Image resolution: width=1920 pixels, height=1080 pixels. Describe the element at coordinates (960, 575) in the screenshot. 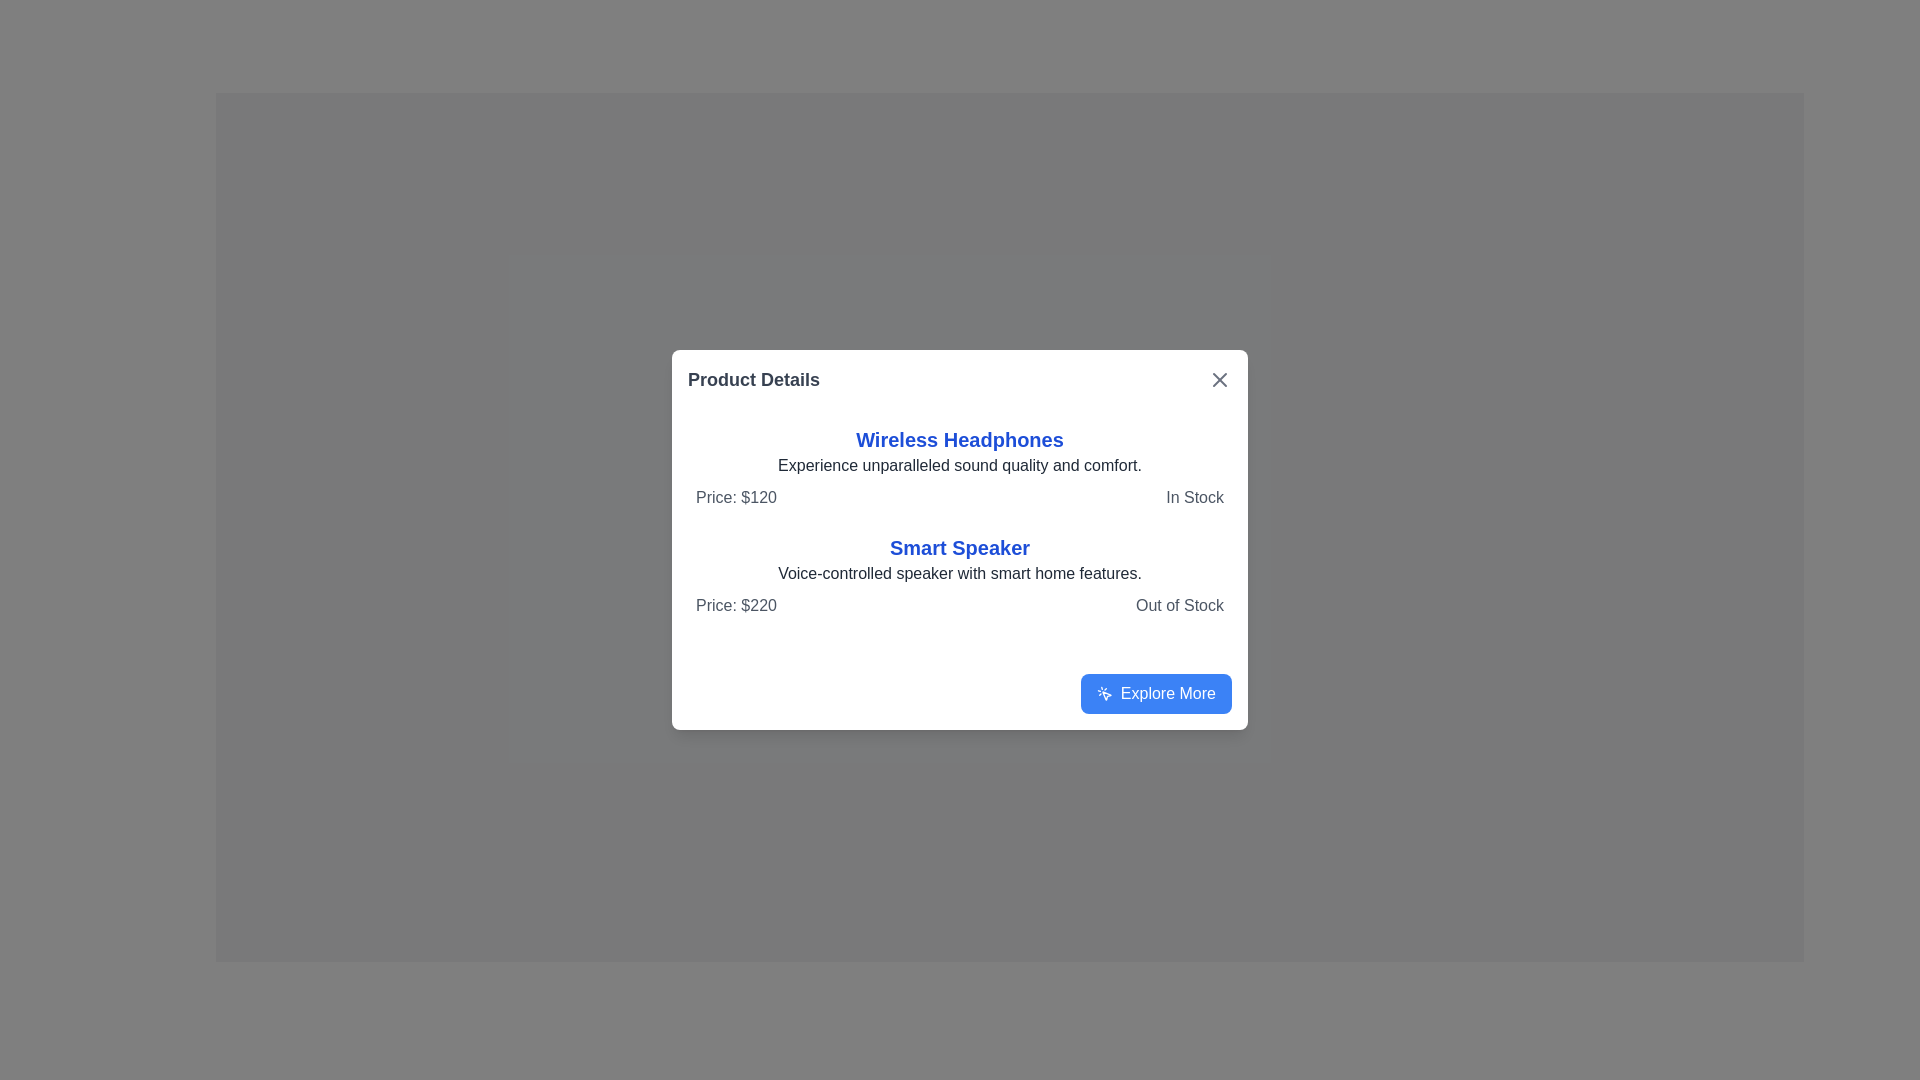

I see `text of the Informational Group for the product titled 'Smart Speaker', which is displayed in bold blue font with additional details in gray font` at that location.